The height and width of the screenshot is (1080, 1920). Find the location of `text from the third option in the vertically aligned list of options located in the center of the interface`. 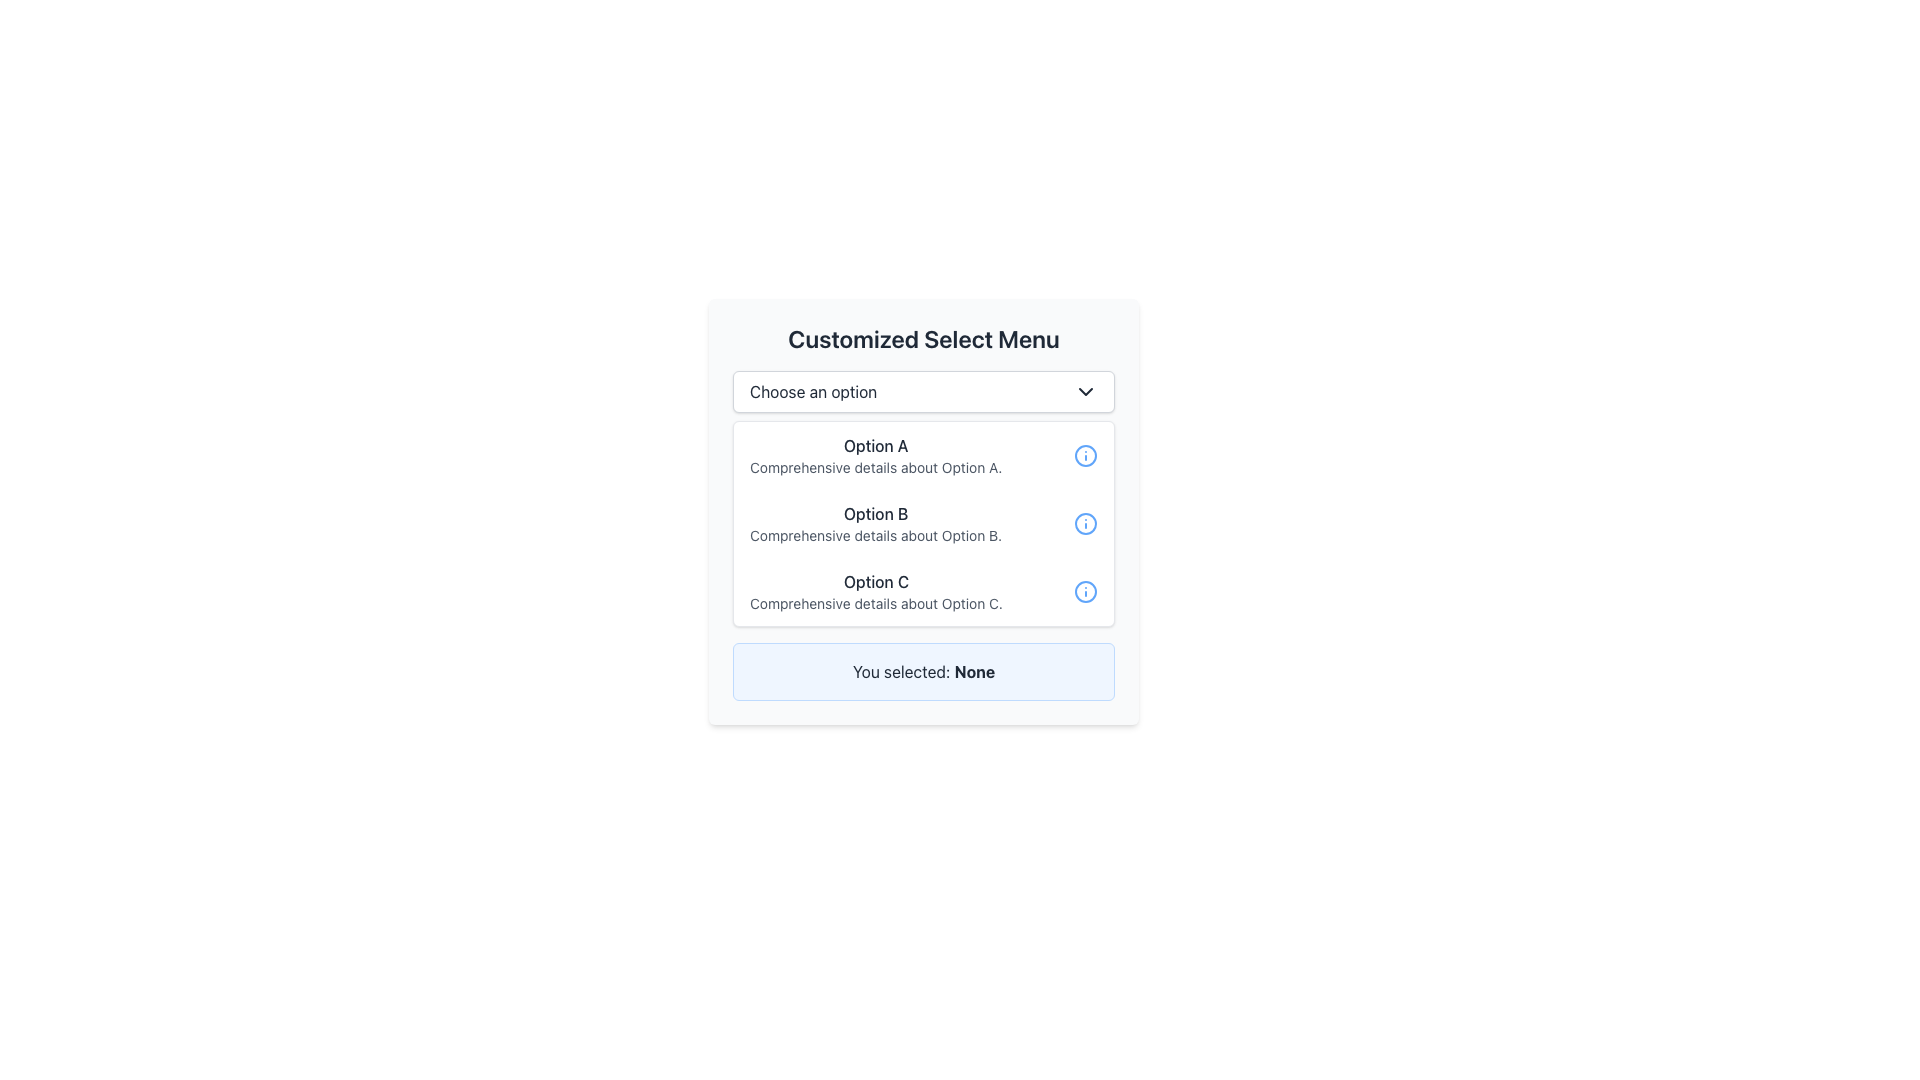

text from the third option in the vertically aligned list of options located in the center of the interface is located at coordinates (876, 590).